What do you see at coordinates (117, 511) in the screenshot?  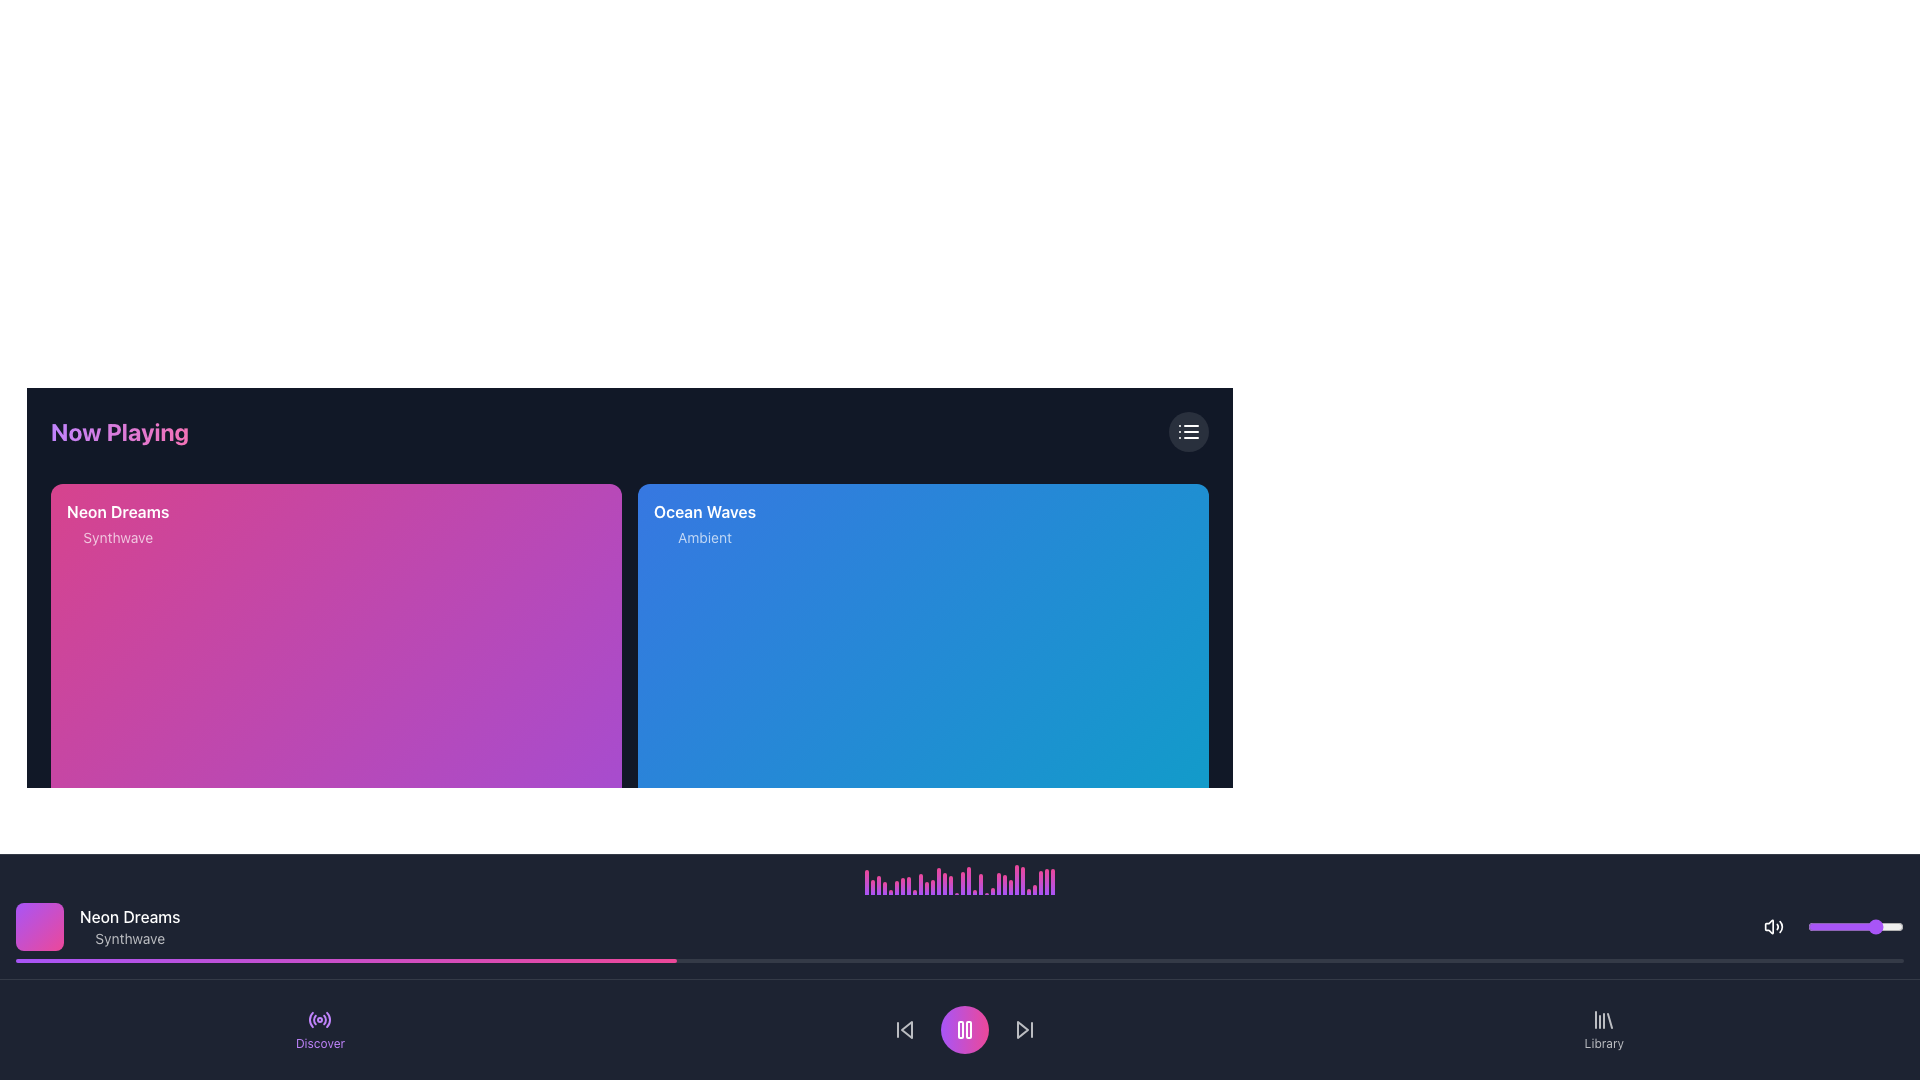 I see `text content of the bold 'Neon Dreams' label located in the upper-left corner of the card layout` at bounding box center [117, 511].